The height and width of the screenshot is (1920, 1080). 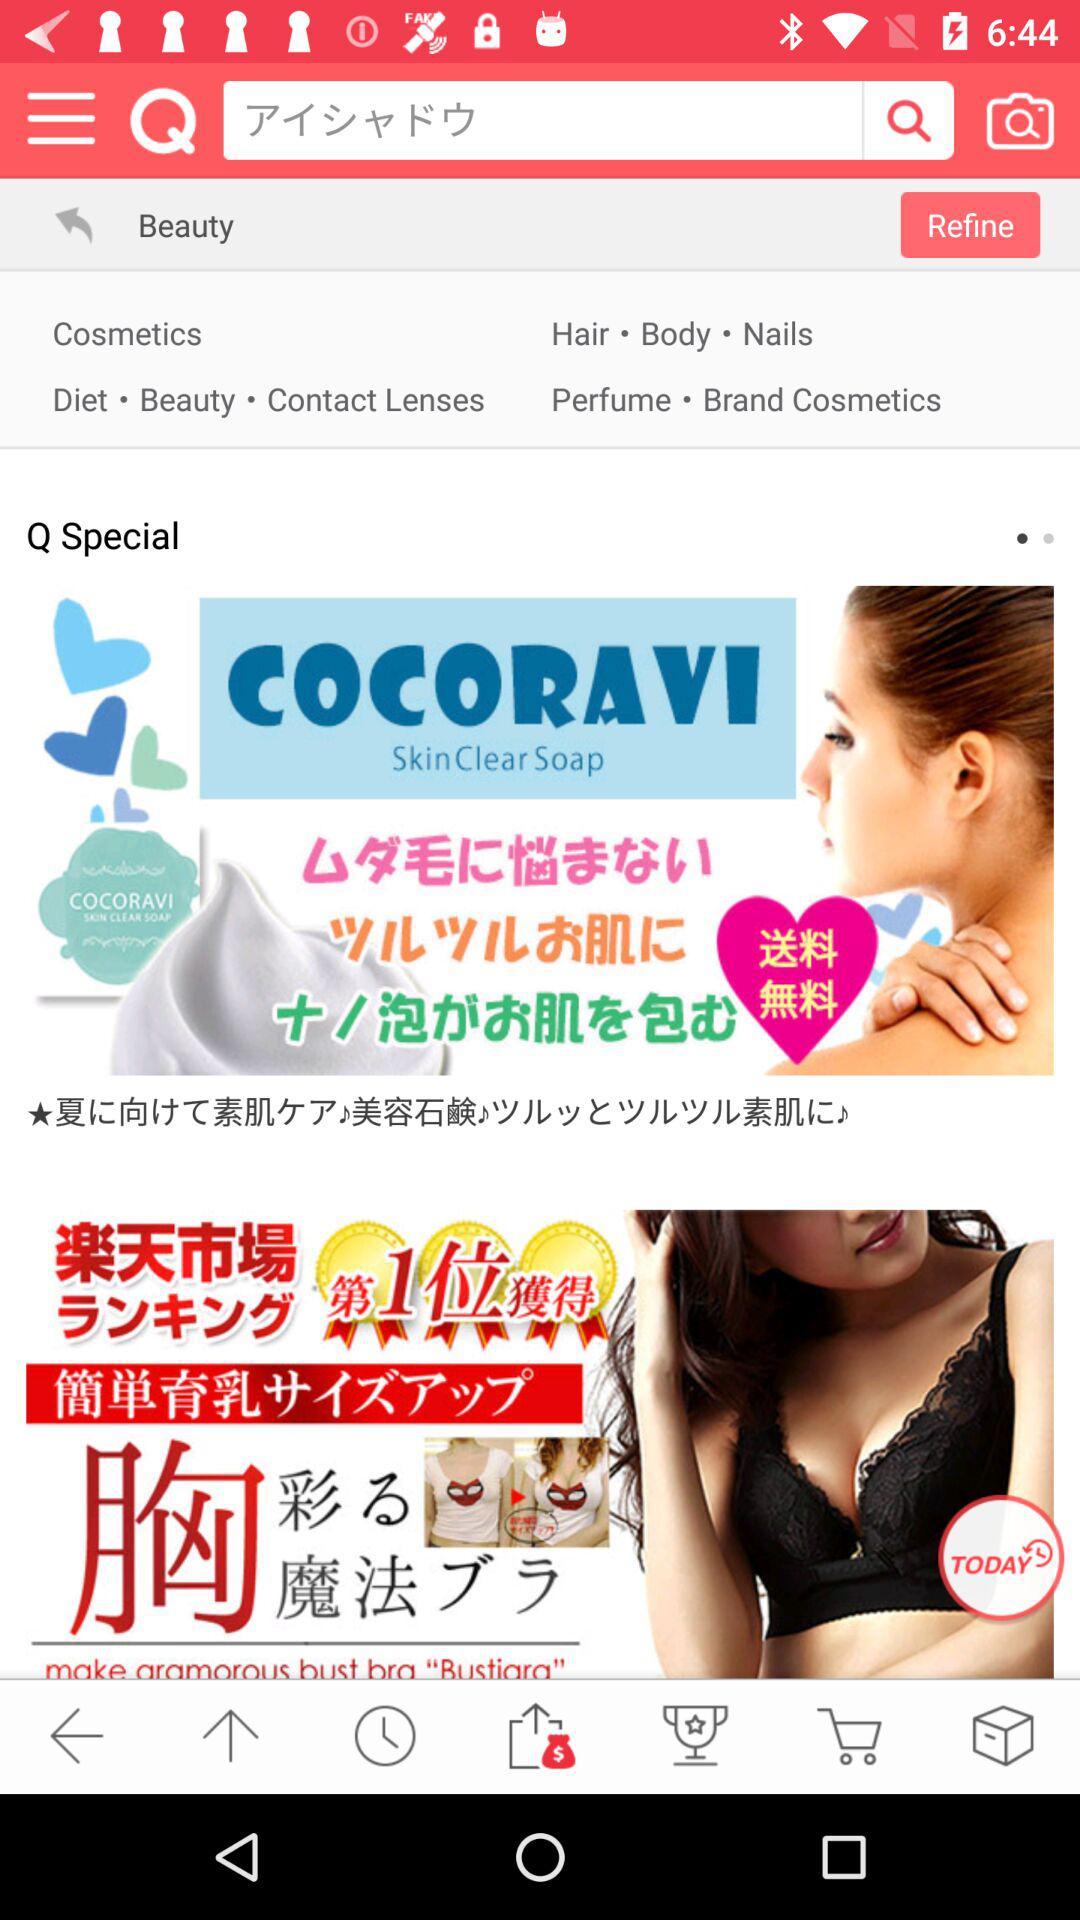 What do you see at coordinates (60, 119) in the screenshot?
I see `menu button` at bounding box center [60, 119].